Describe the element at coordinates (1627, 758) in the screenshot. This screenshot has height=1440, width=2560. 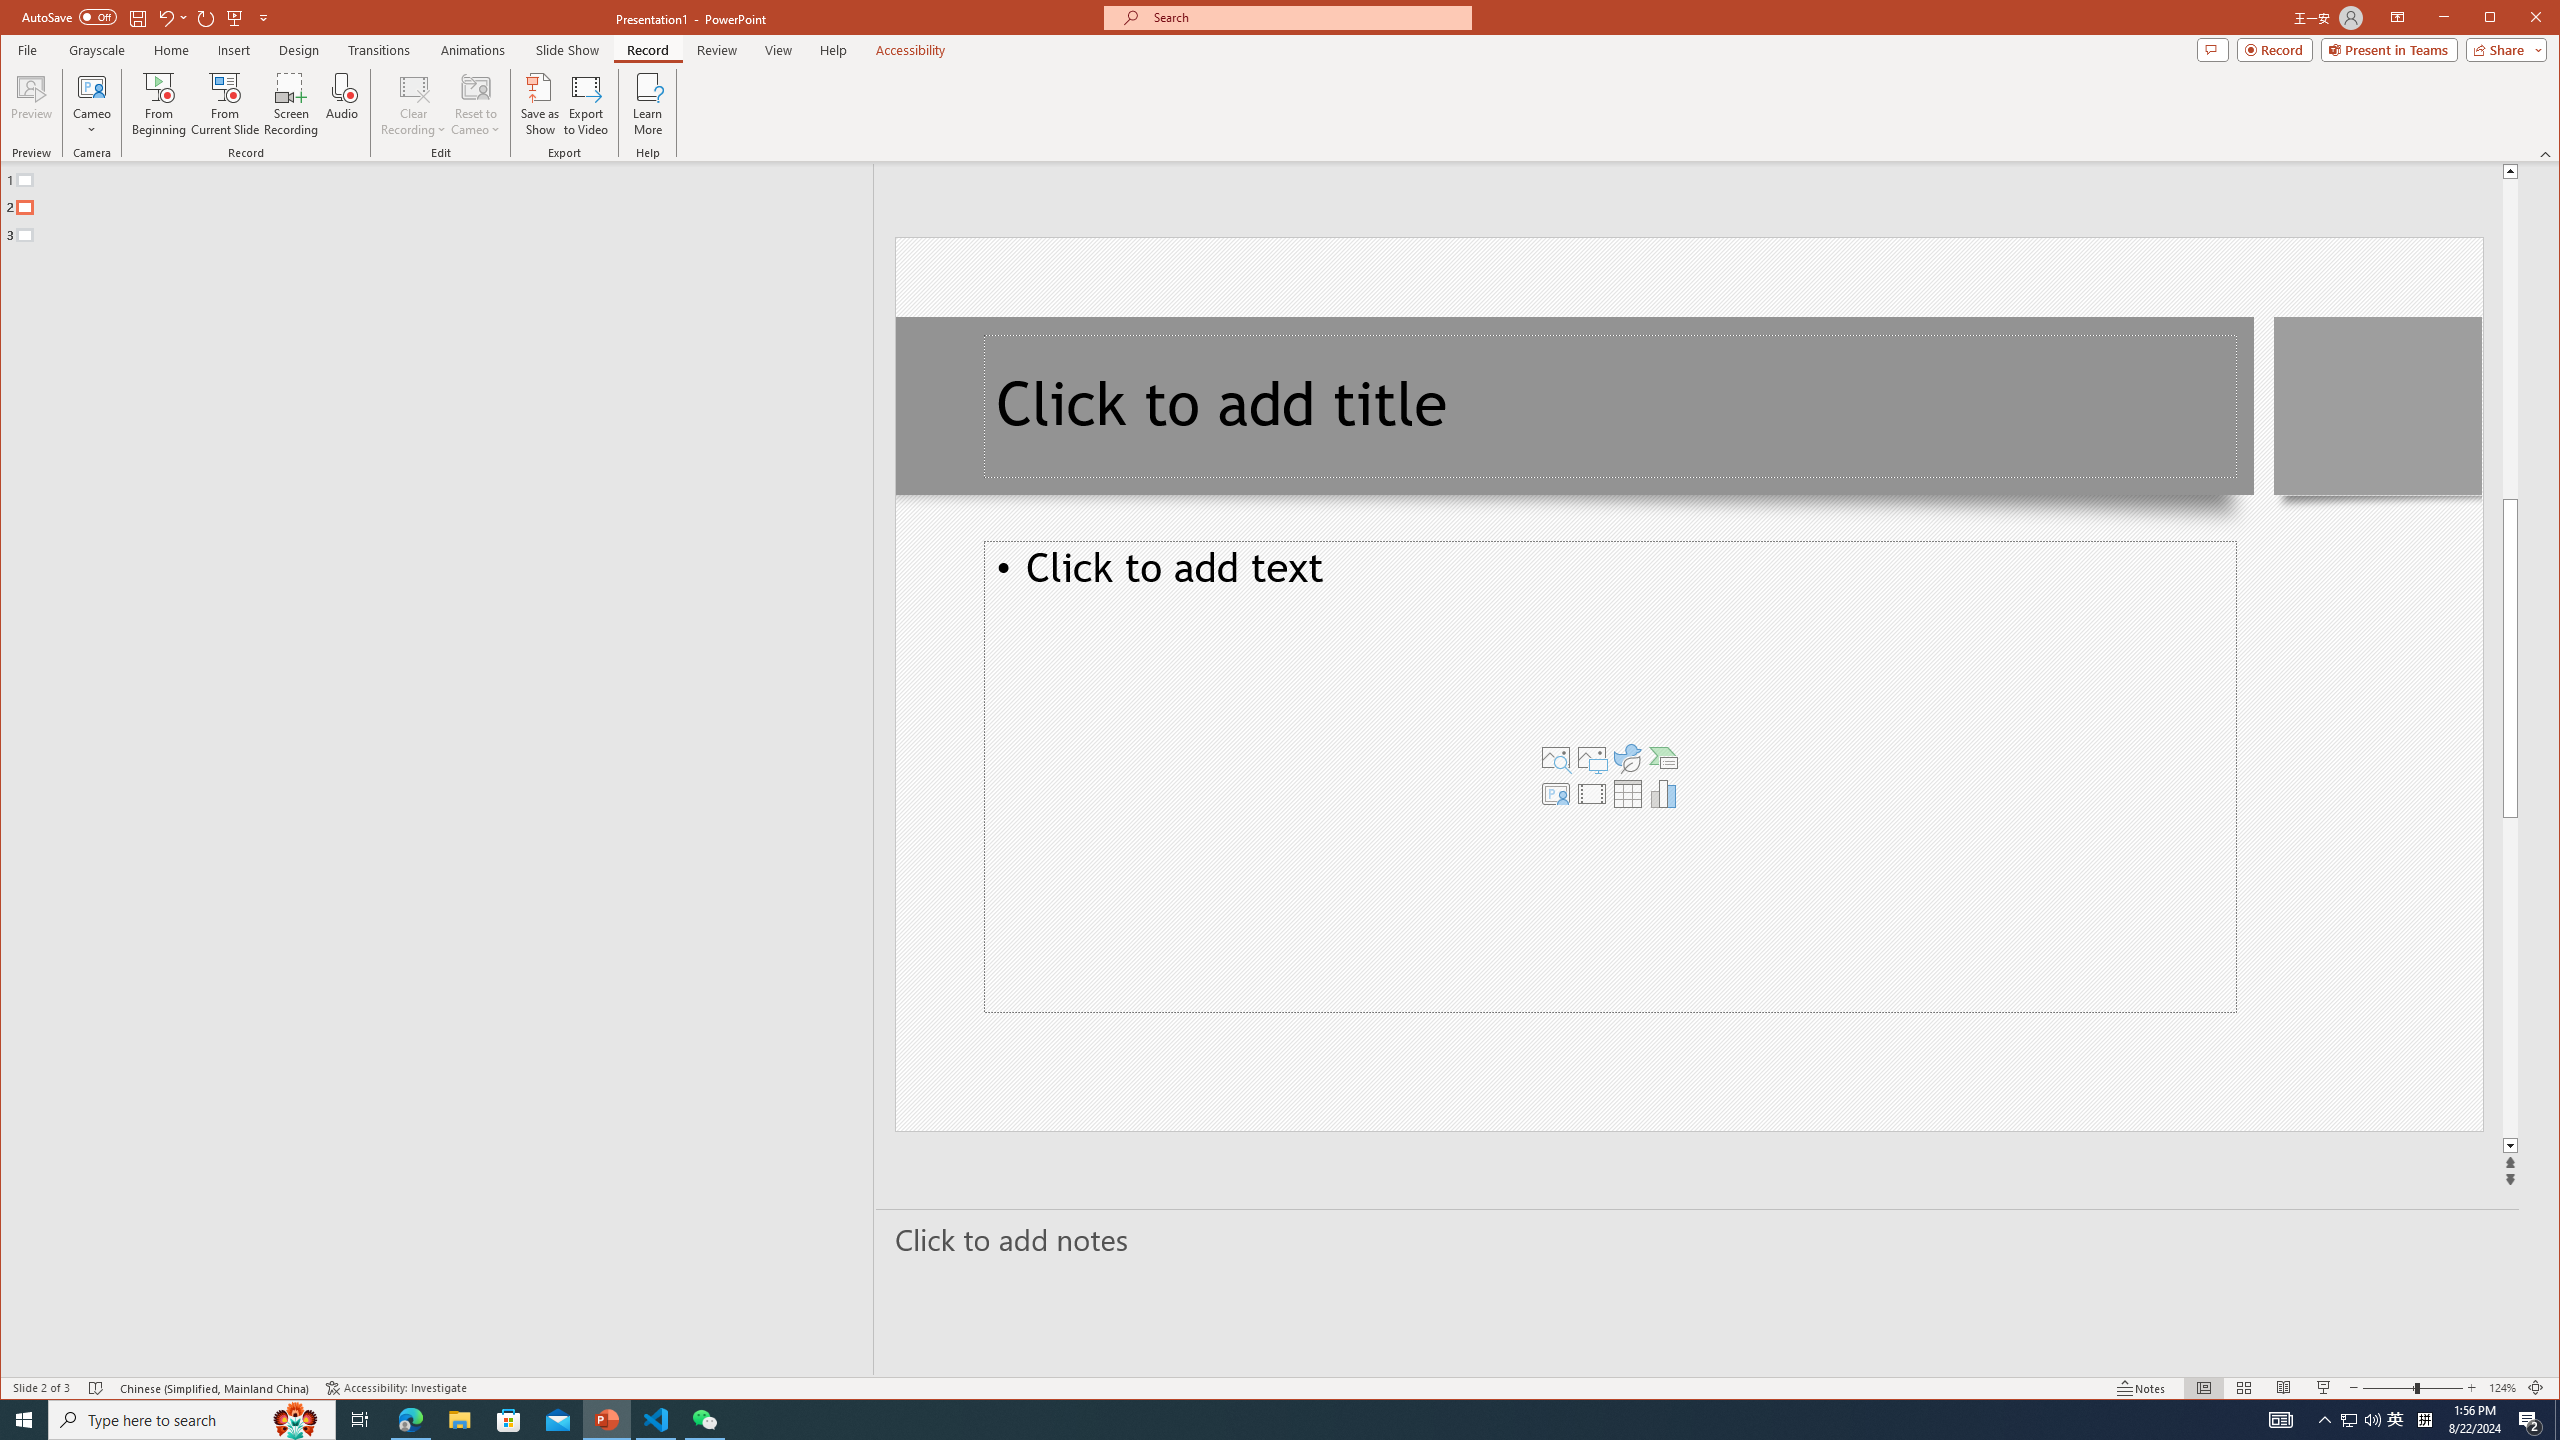
I see `'Insert an Icon'` at that location.